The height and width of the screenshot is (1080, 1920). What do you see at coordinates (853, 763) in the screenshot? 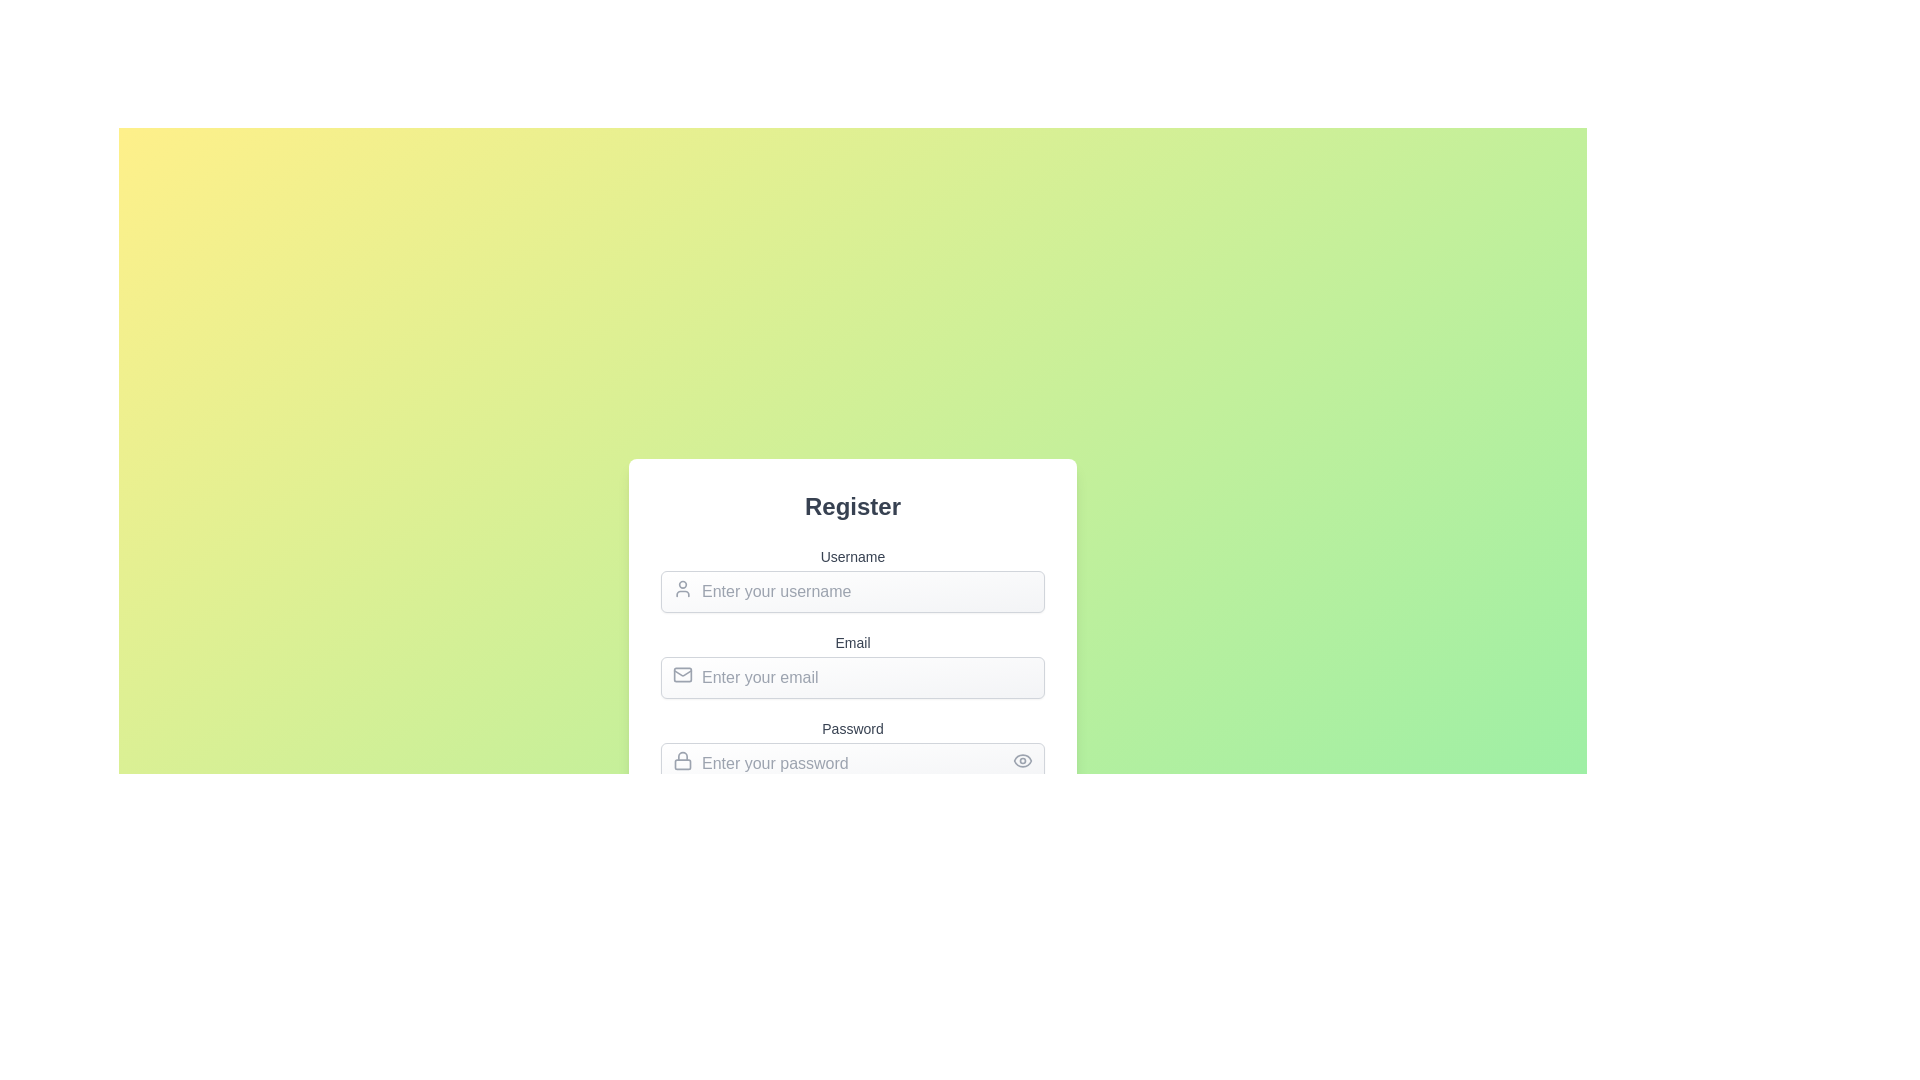
I see `the Password Input Field in the registration form` at bounding box center [853, 763].